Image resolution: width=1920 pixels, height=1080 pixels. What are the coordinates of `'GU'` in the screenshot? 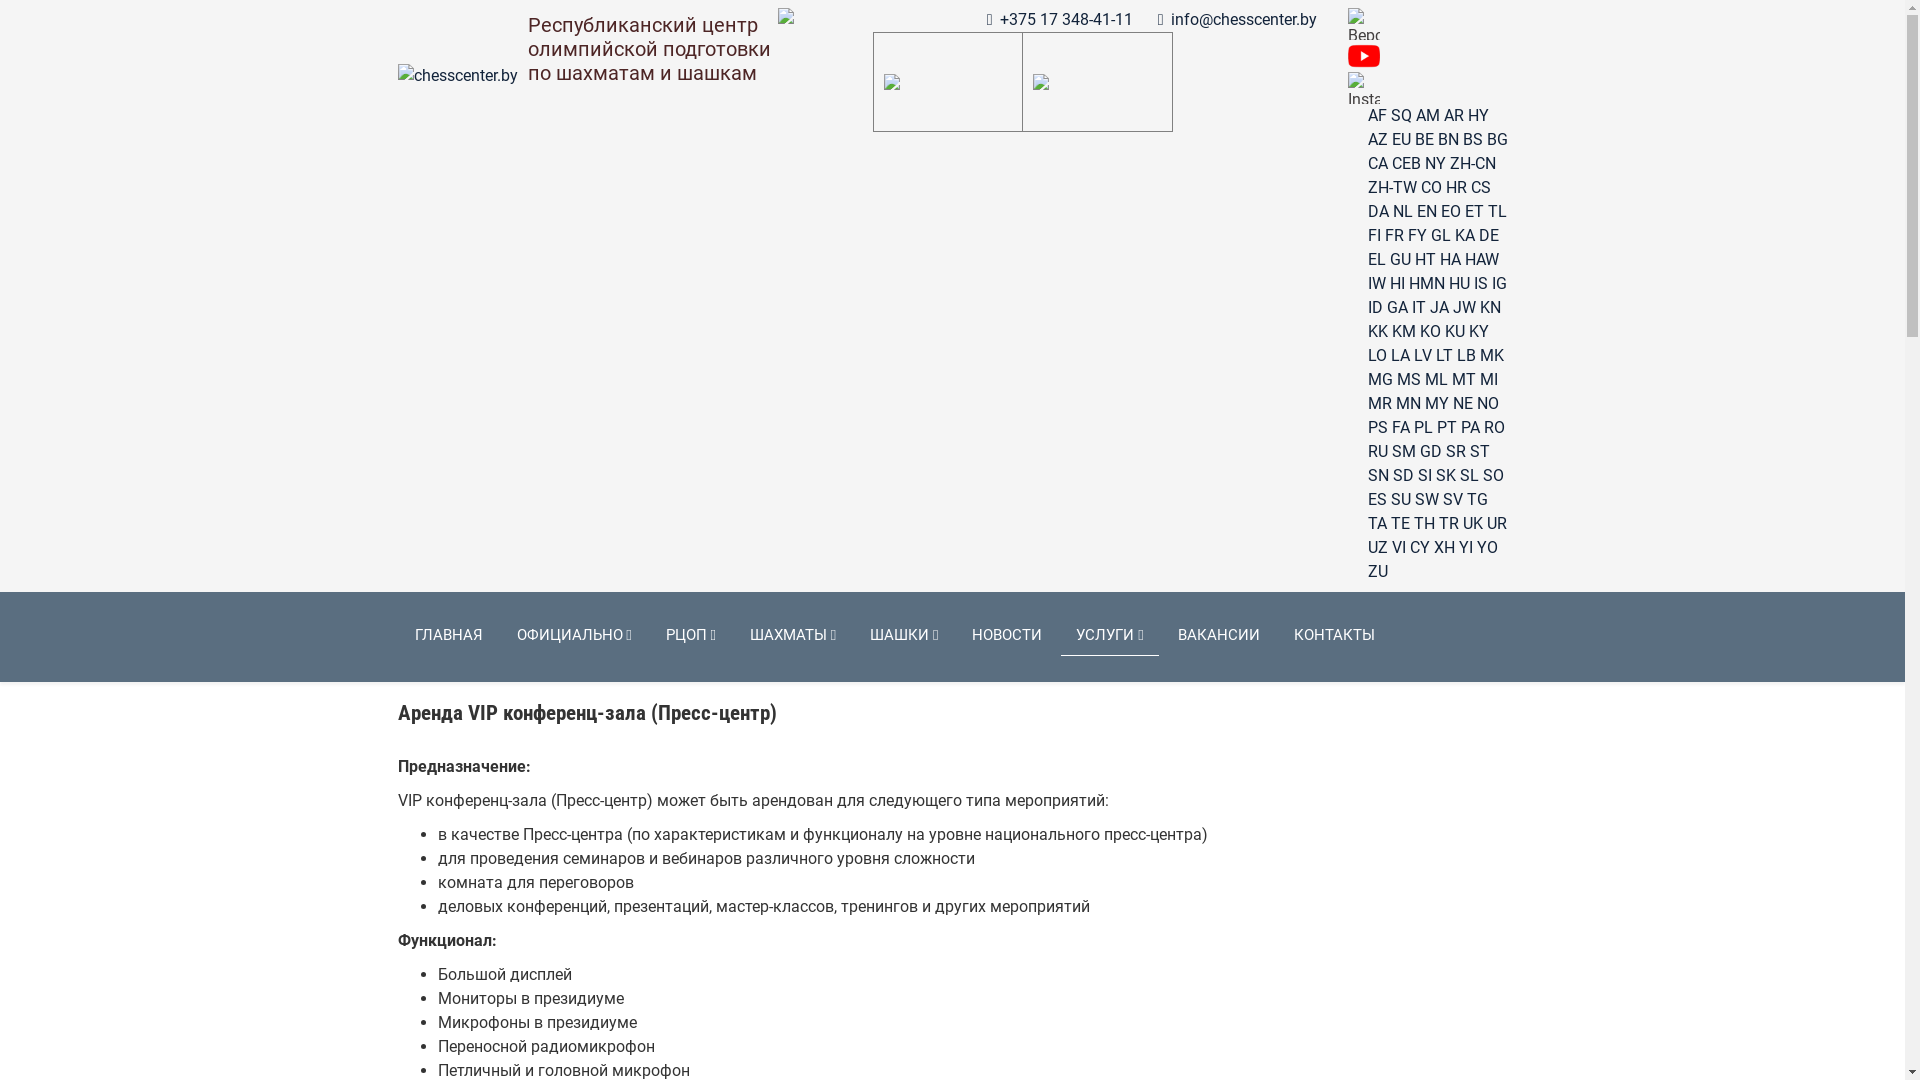 It's located at (1399, 258).